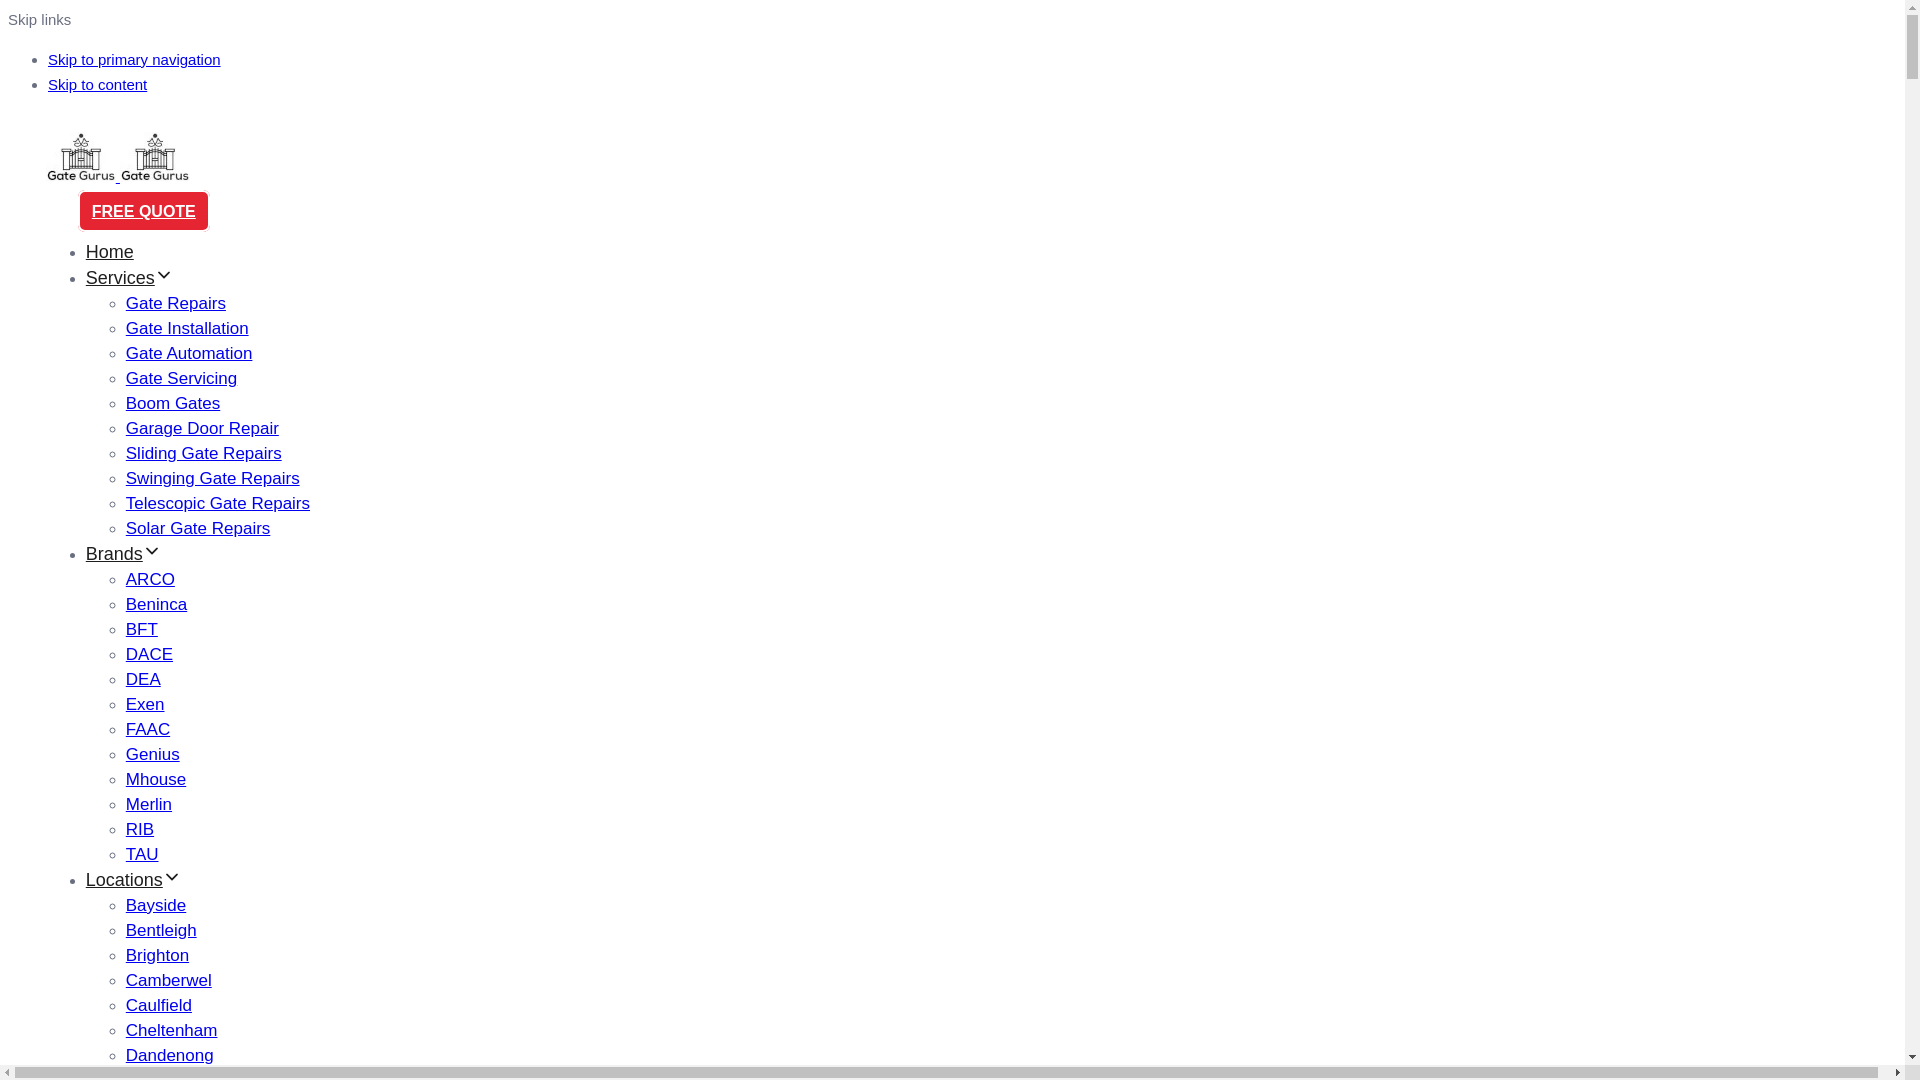  What do you see at coordinates (141, 628) in the screenshot?
I see `'BFT'` at bounding box center [141, 628].